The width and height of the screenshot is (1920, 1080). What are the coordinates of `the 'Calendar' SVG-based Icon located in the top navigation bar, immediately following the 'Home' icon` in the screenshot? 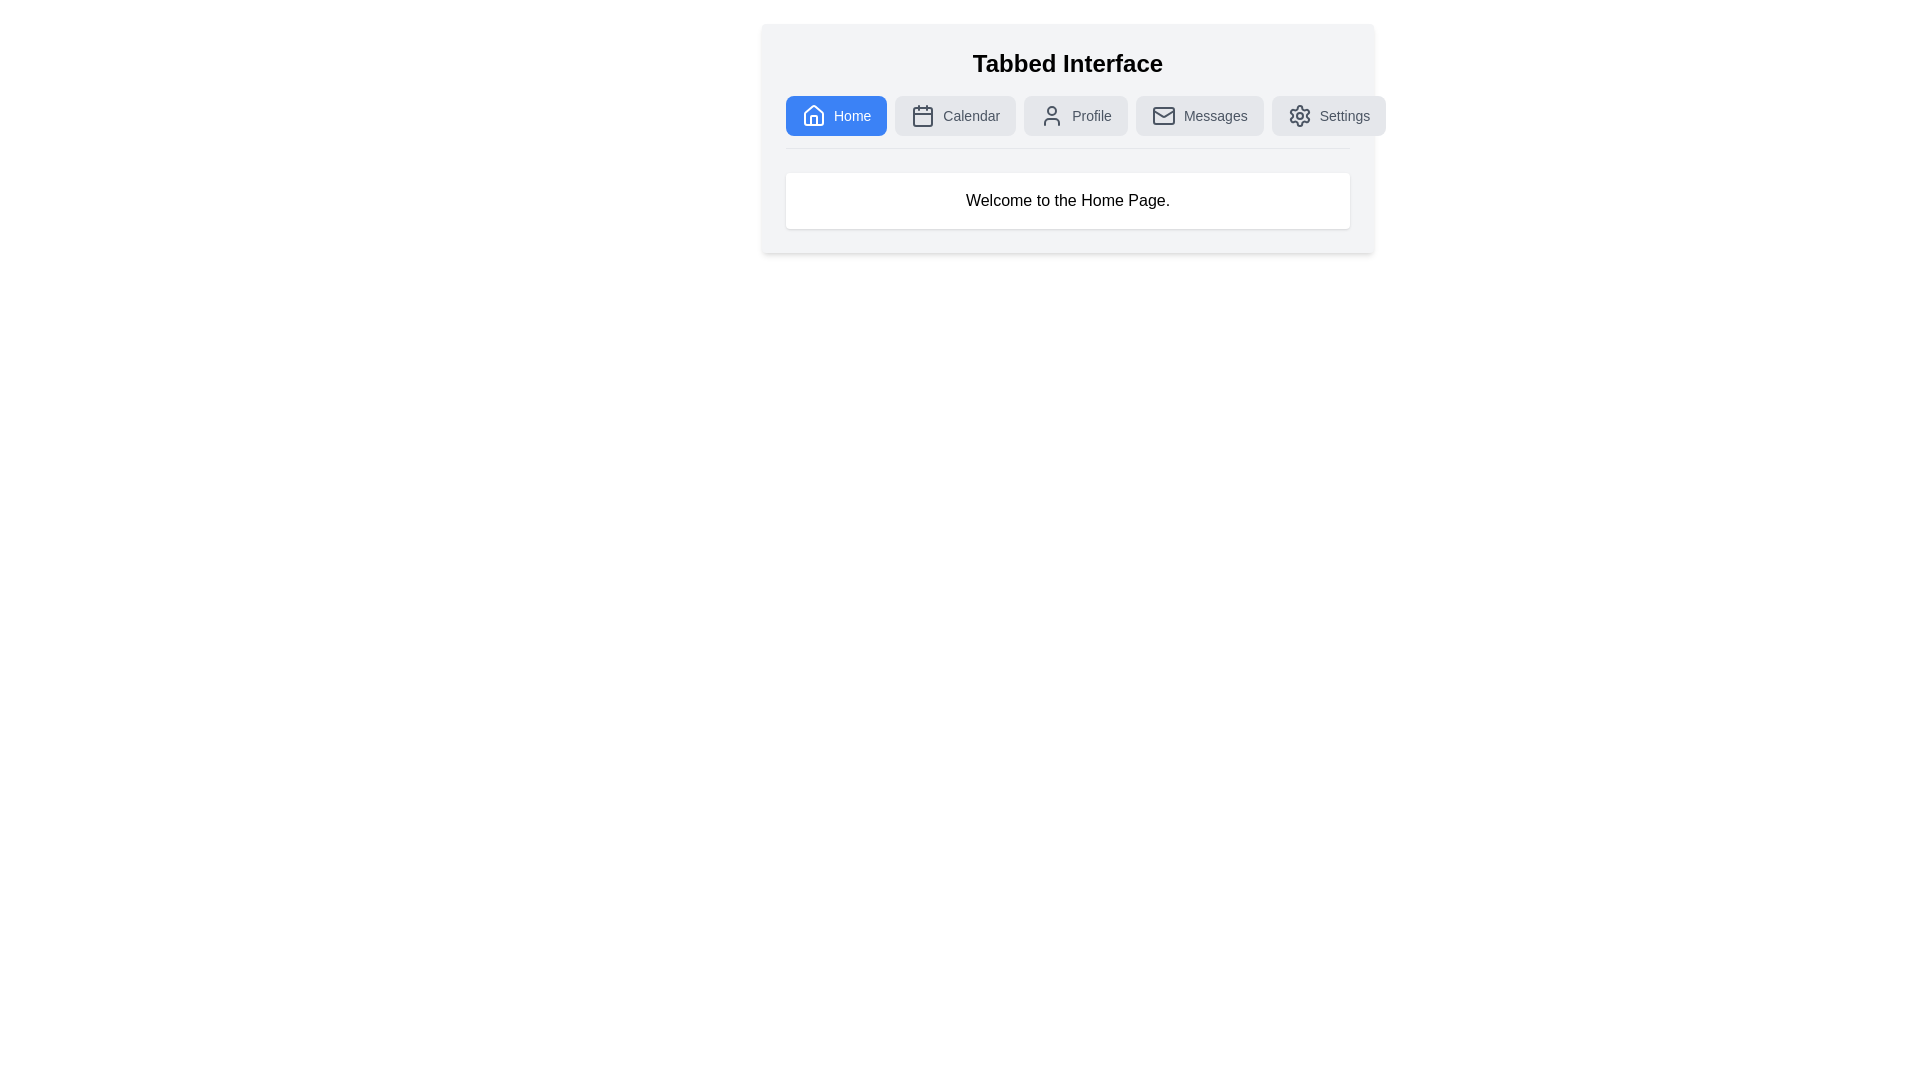 It's located at (922, 115).